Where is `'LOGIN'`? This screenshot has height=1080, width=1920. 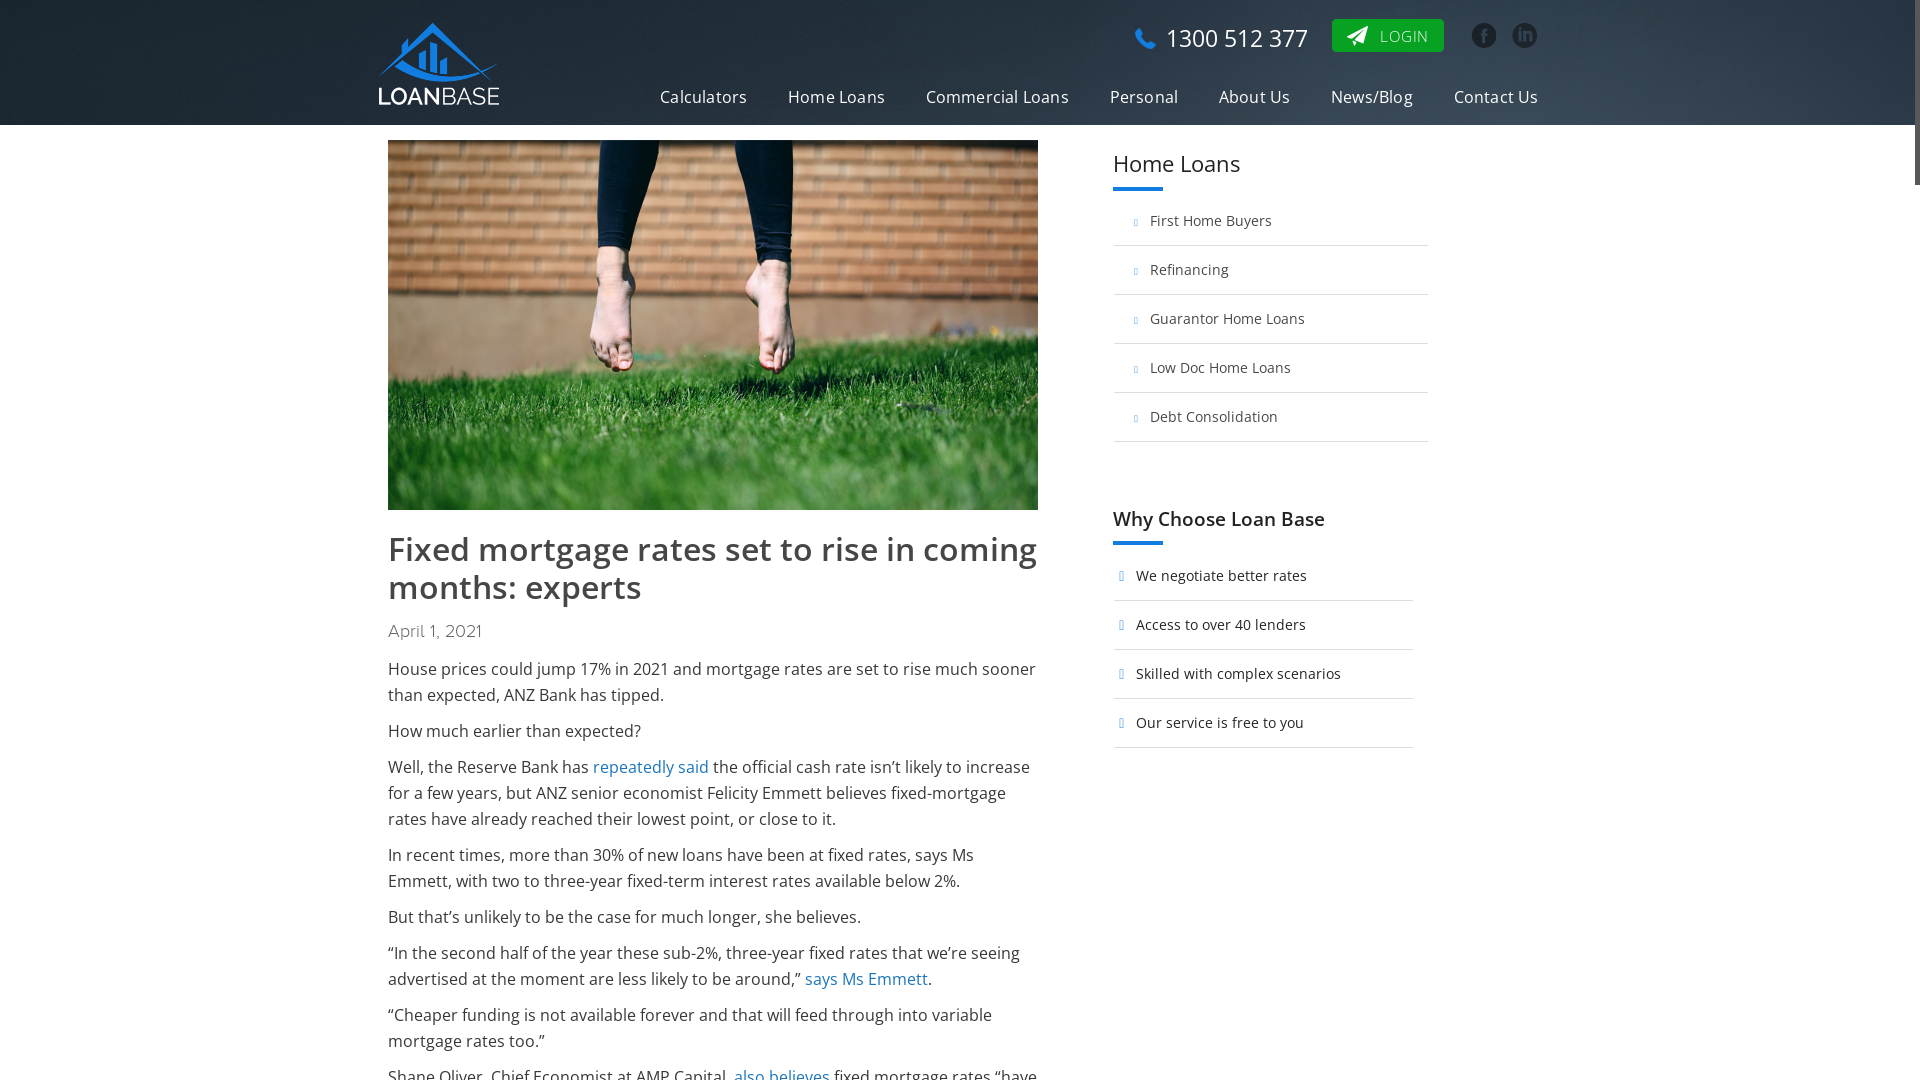
'LOGIN' is located at coordinates (1386, 35).